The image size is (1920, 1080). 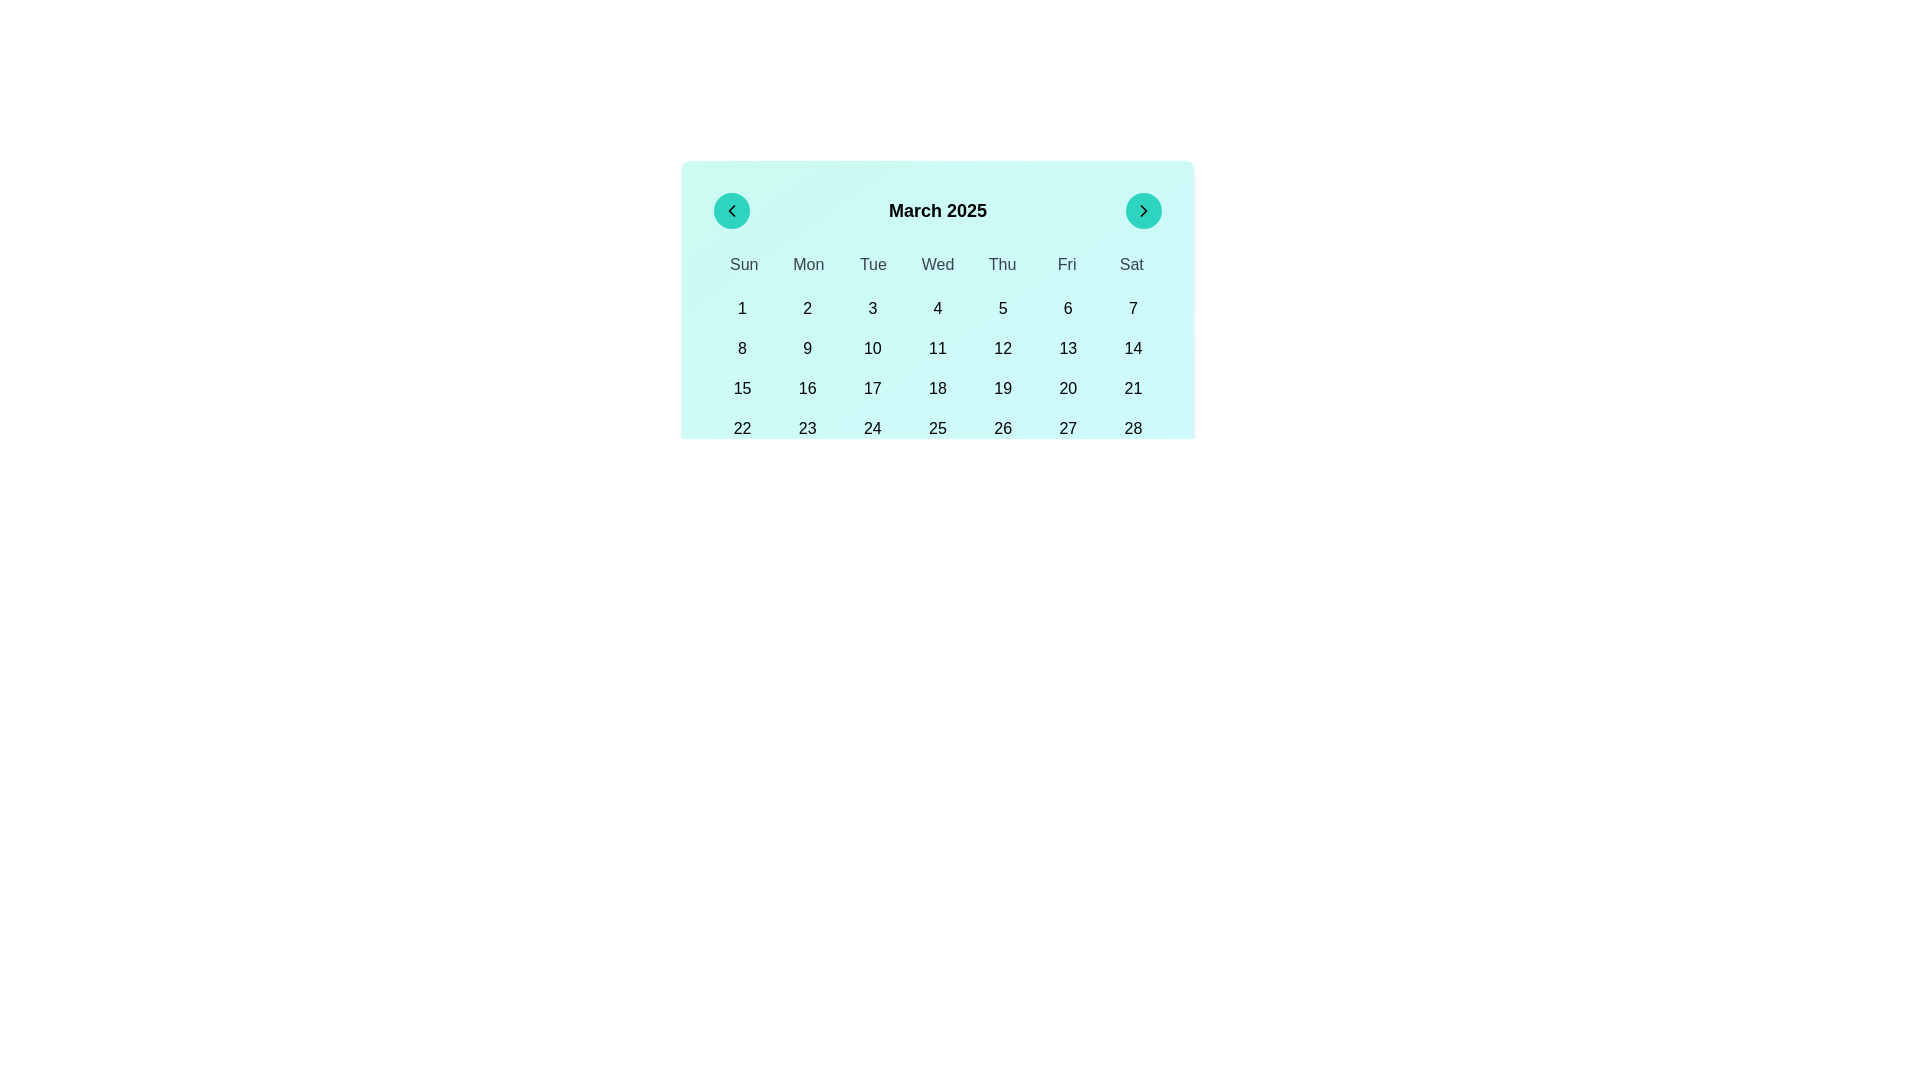 What do you see at coordinates (730, 211) in the screenshot?
I see `the button that allows the user to navigate to the previous month in the calendar view, located at the top-left corner next to the text 'March 2025'` at bounding box center [730, 211].